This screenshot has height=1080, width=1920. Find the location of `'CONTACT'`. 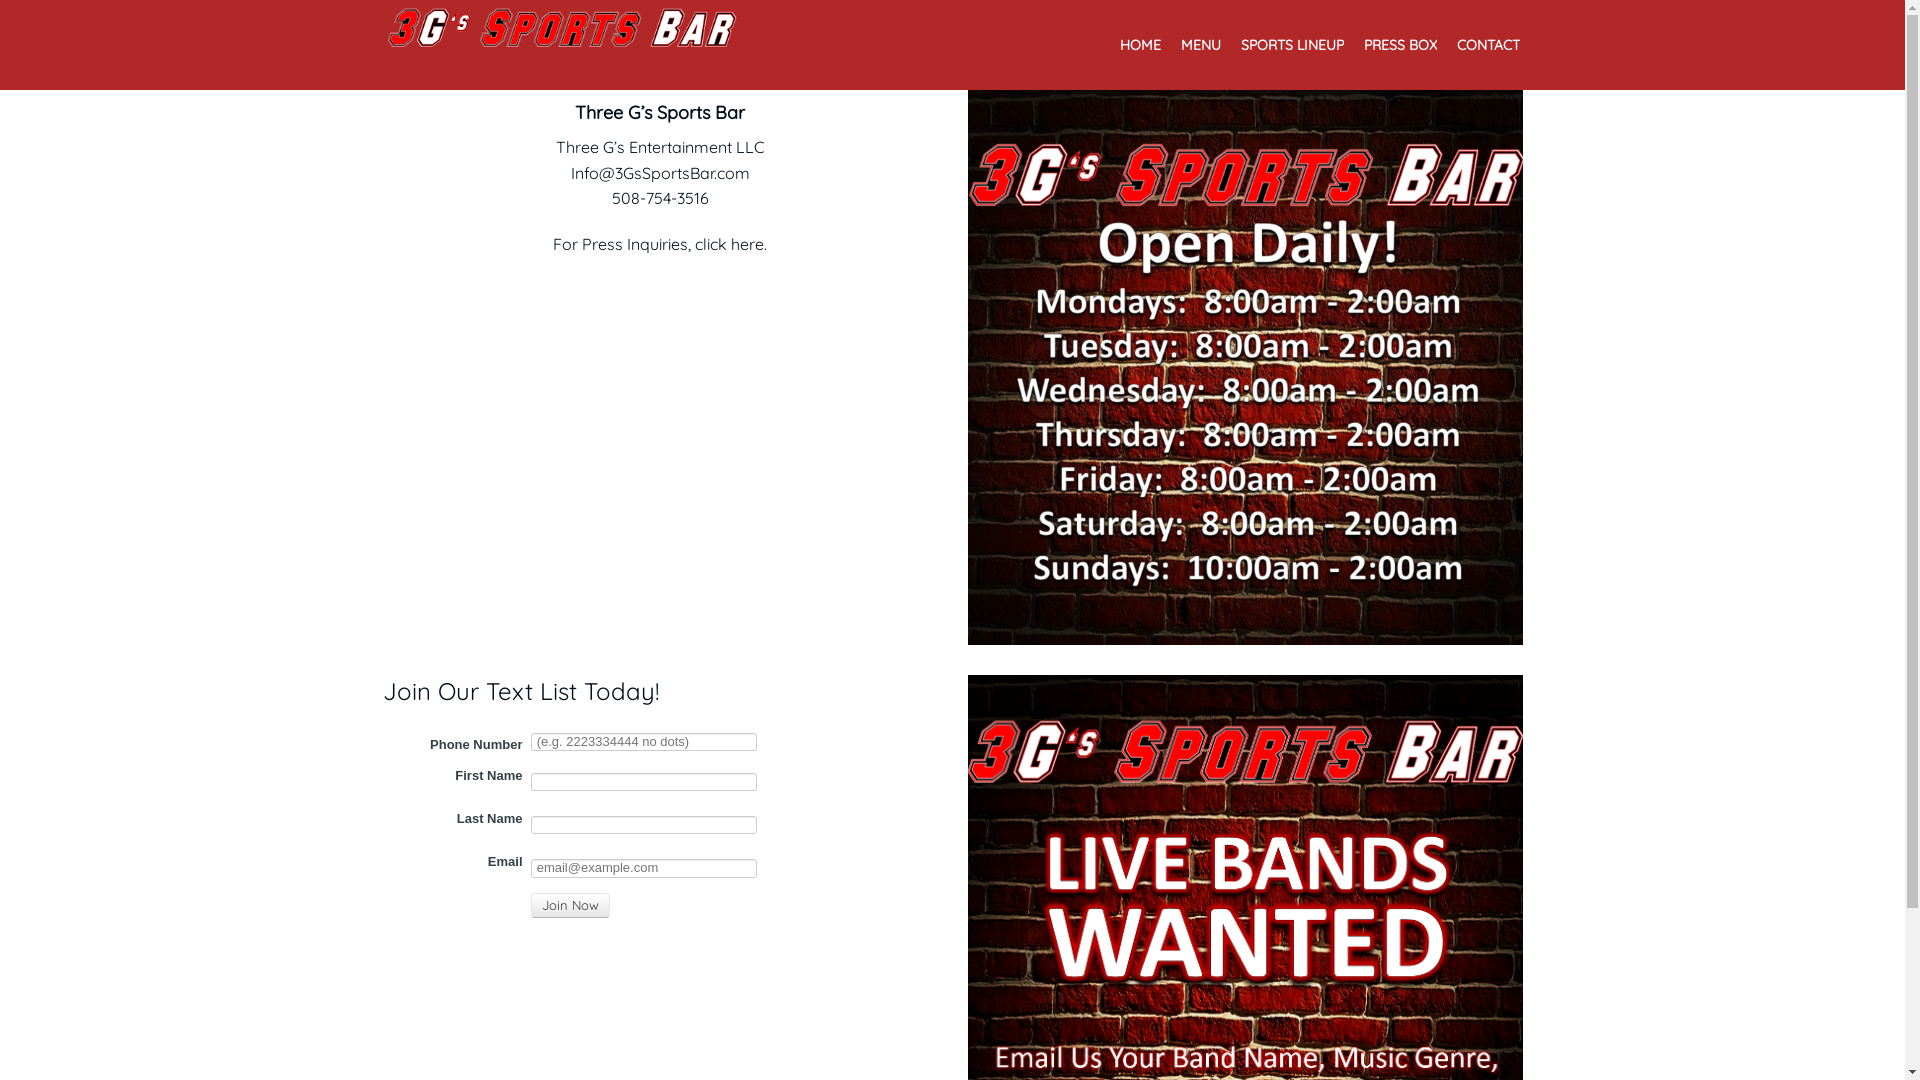

'CONTACT' is located at coordinates (1487, 49).